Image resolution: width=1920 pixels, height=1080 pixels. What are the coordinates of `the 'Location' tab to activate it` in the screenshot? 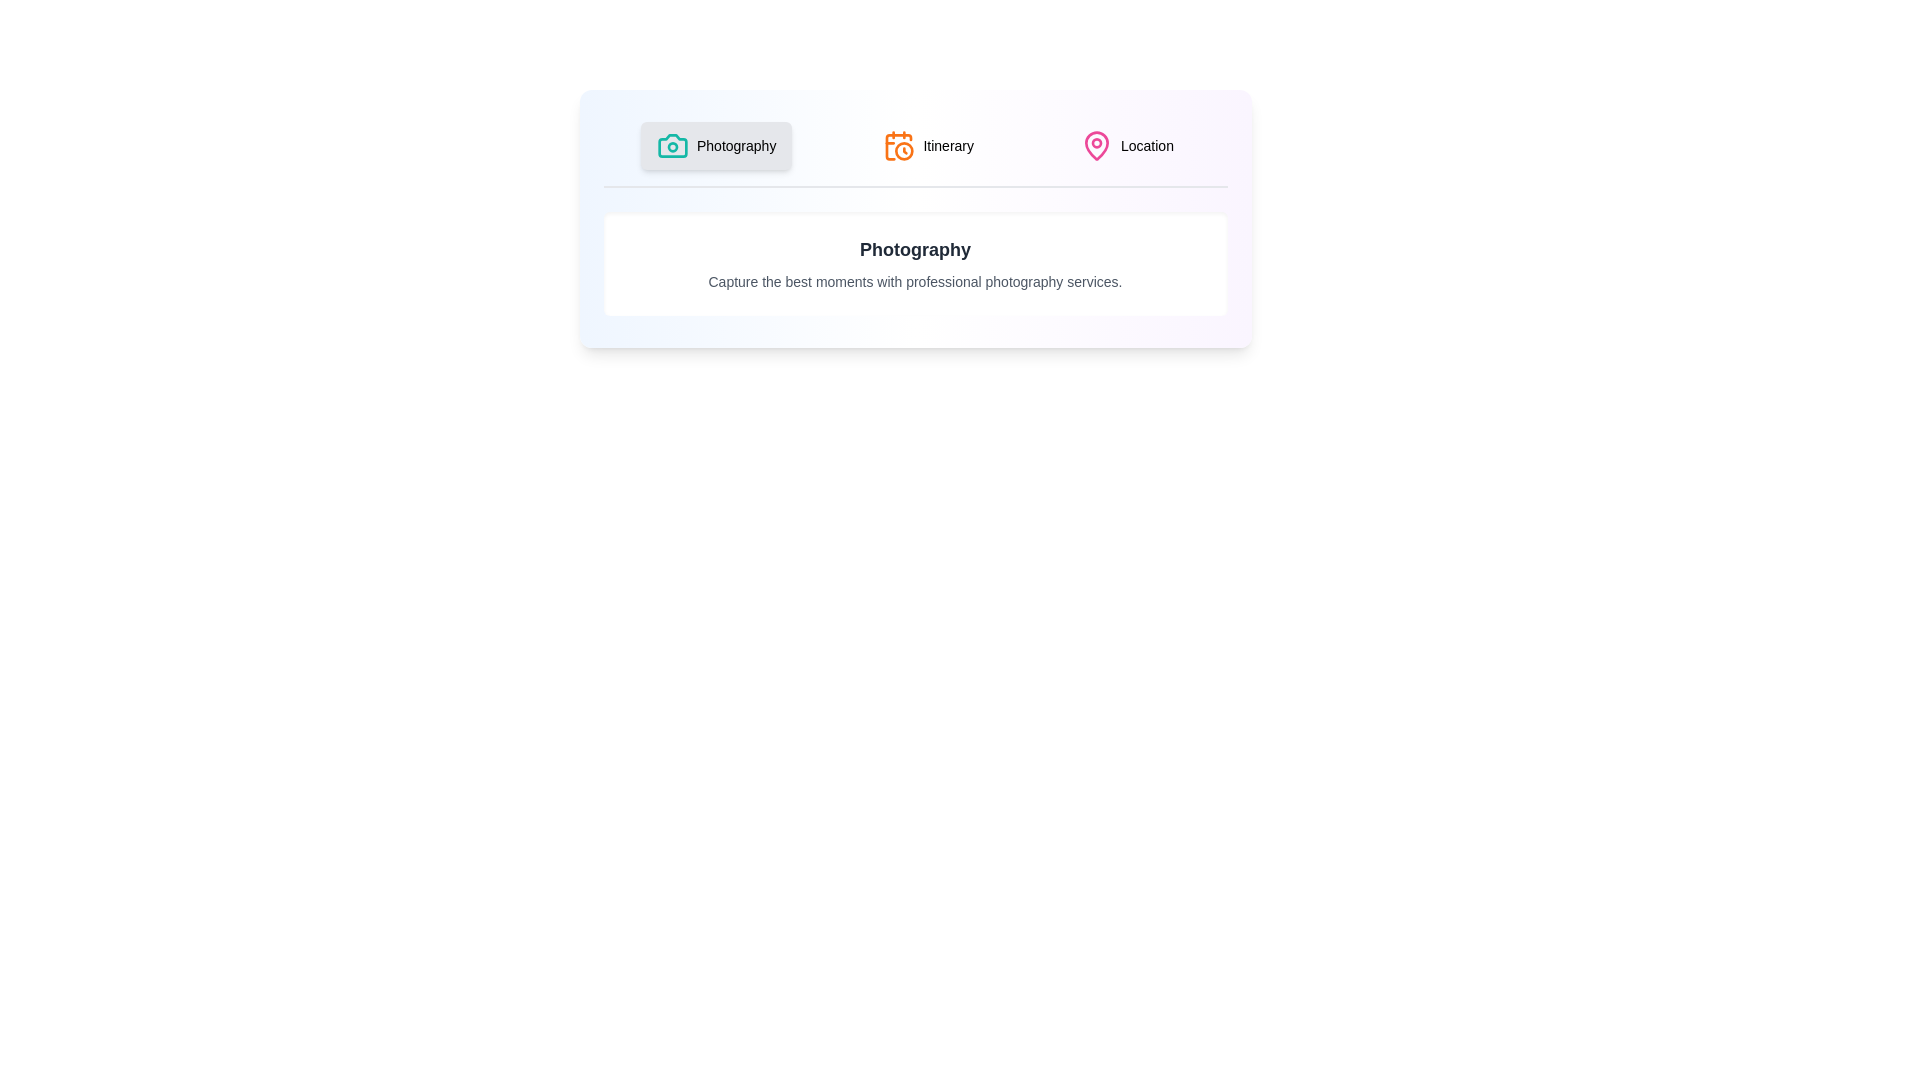 It's located at (1127, 145).